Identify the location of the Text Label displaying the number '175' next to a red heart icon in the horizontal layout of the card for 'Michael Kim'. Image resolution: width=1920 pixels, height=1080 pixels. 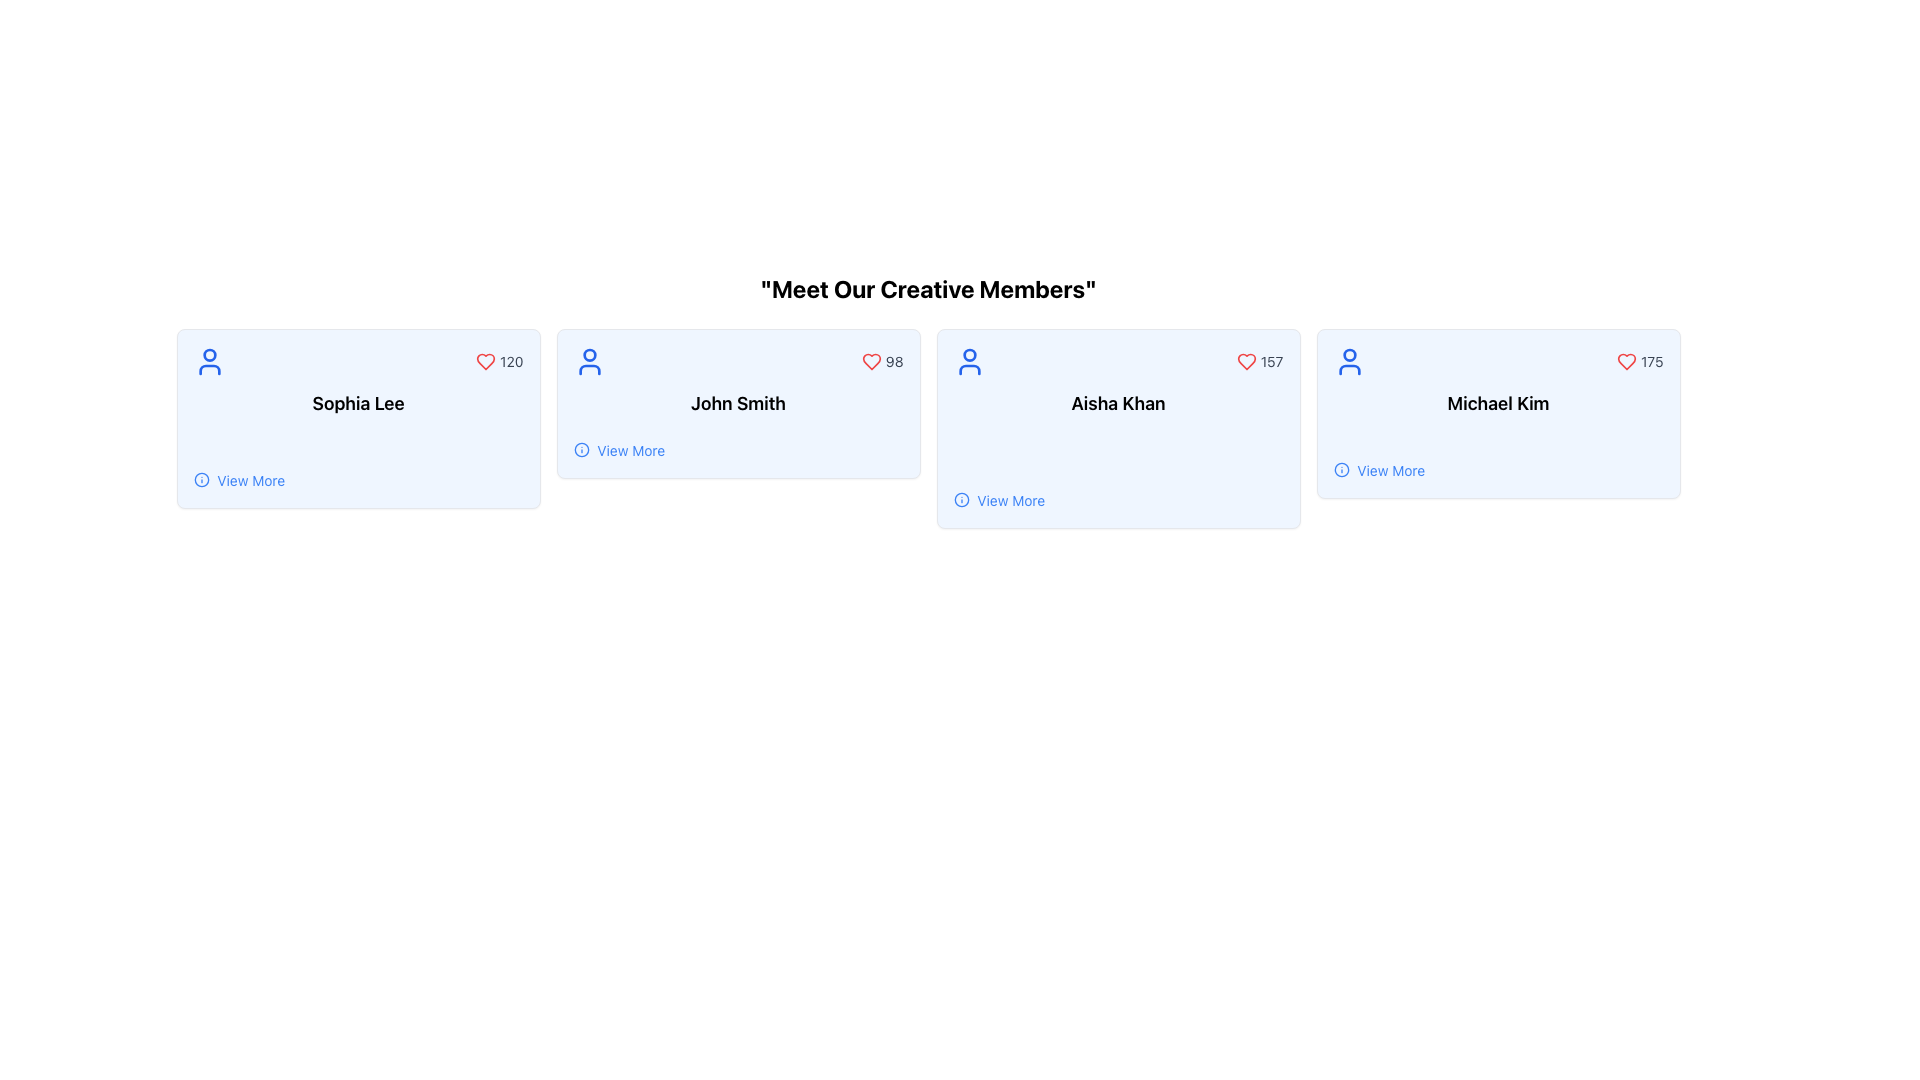
(1498, 362).